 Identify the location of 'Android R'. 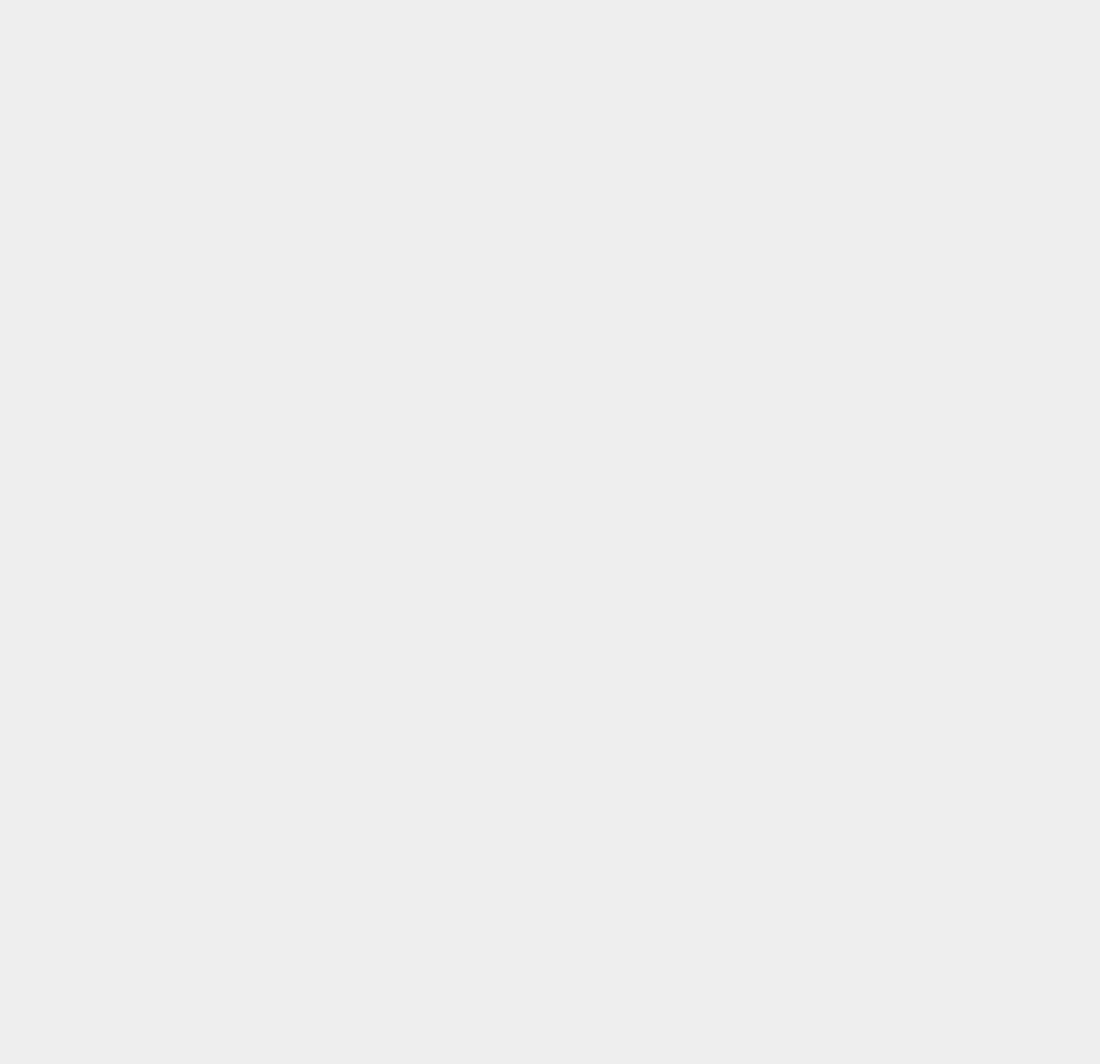
(808, 394).